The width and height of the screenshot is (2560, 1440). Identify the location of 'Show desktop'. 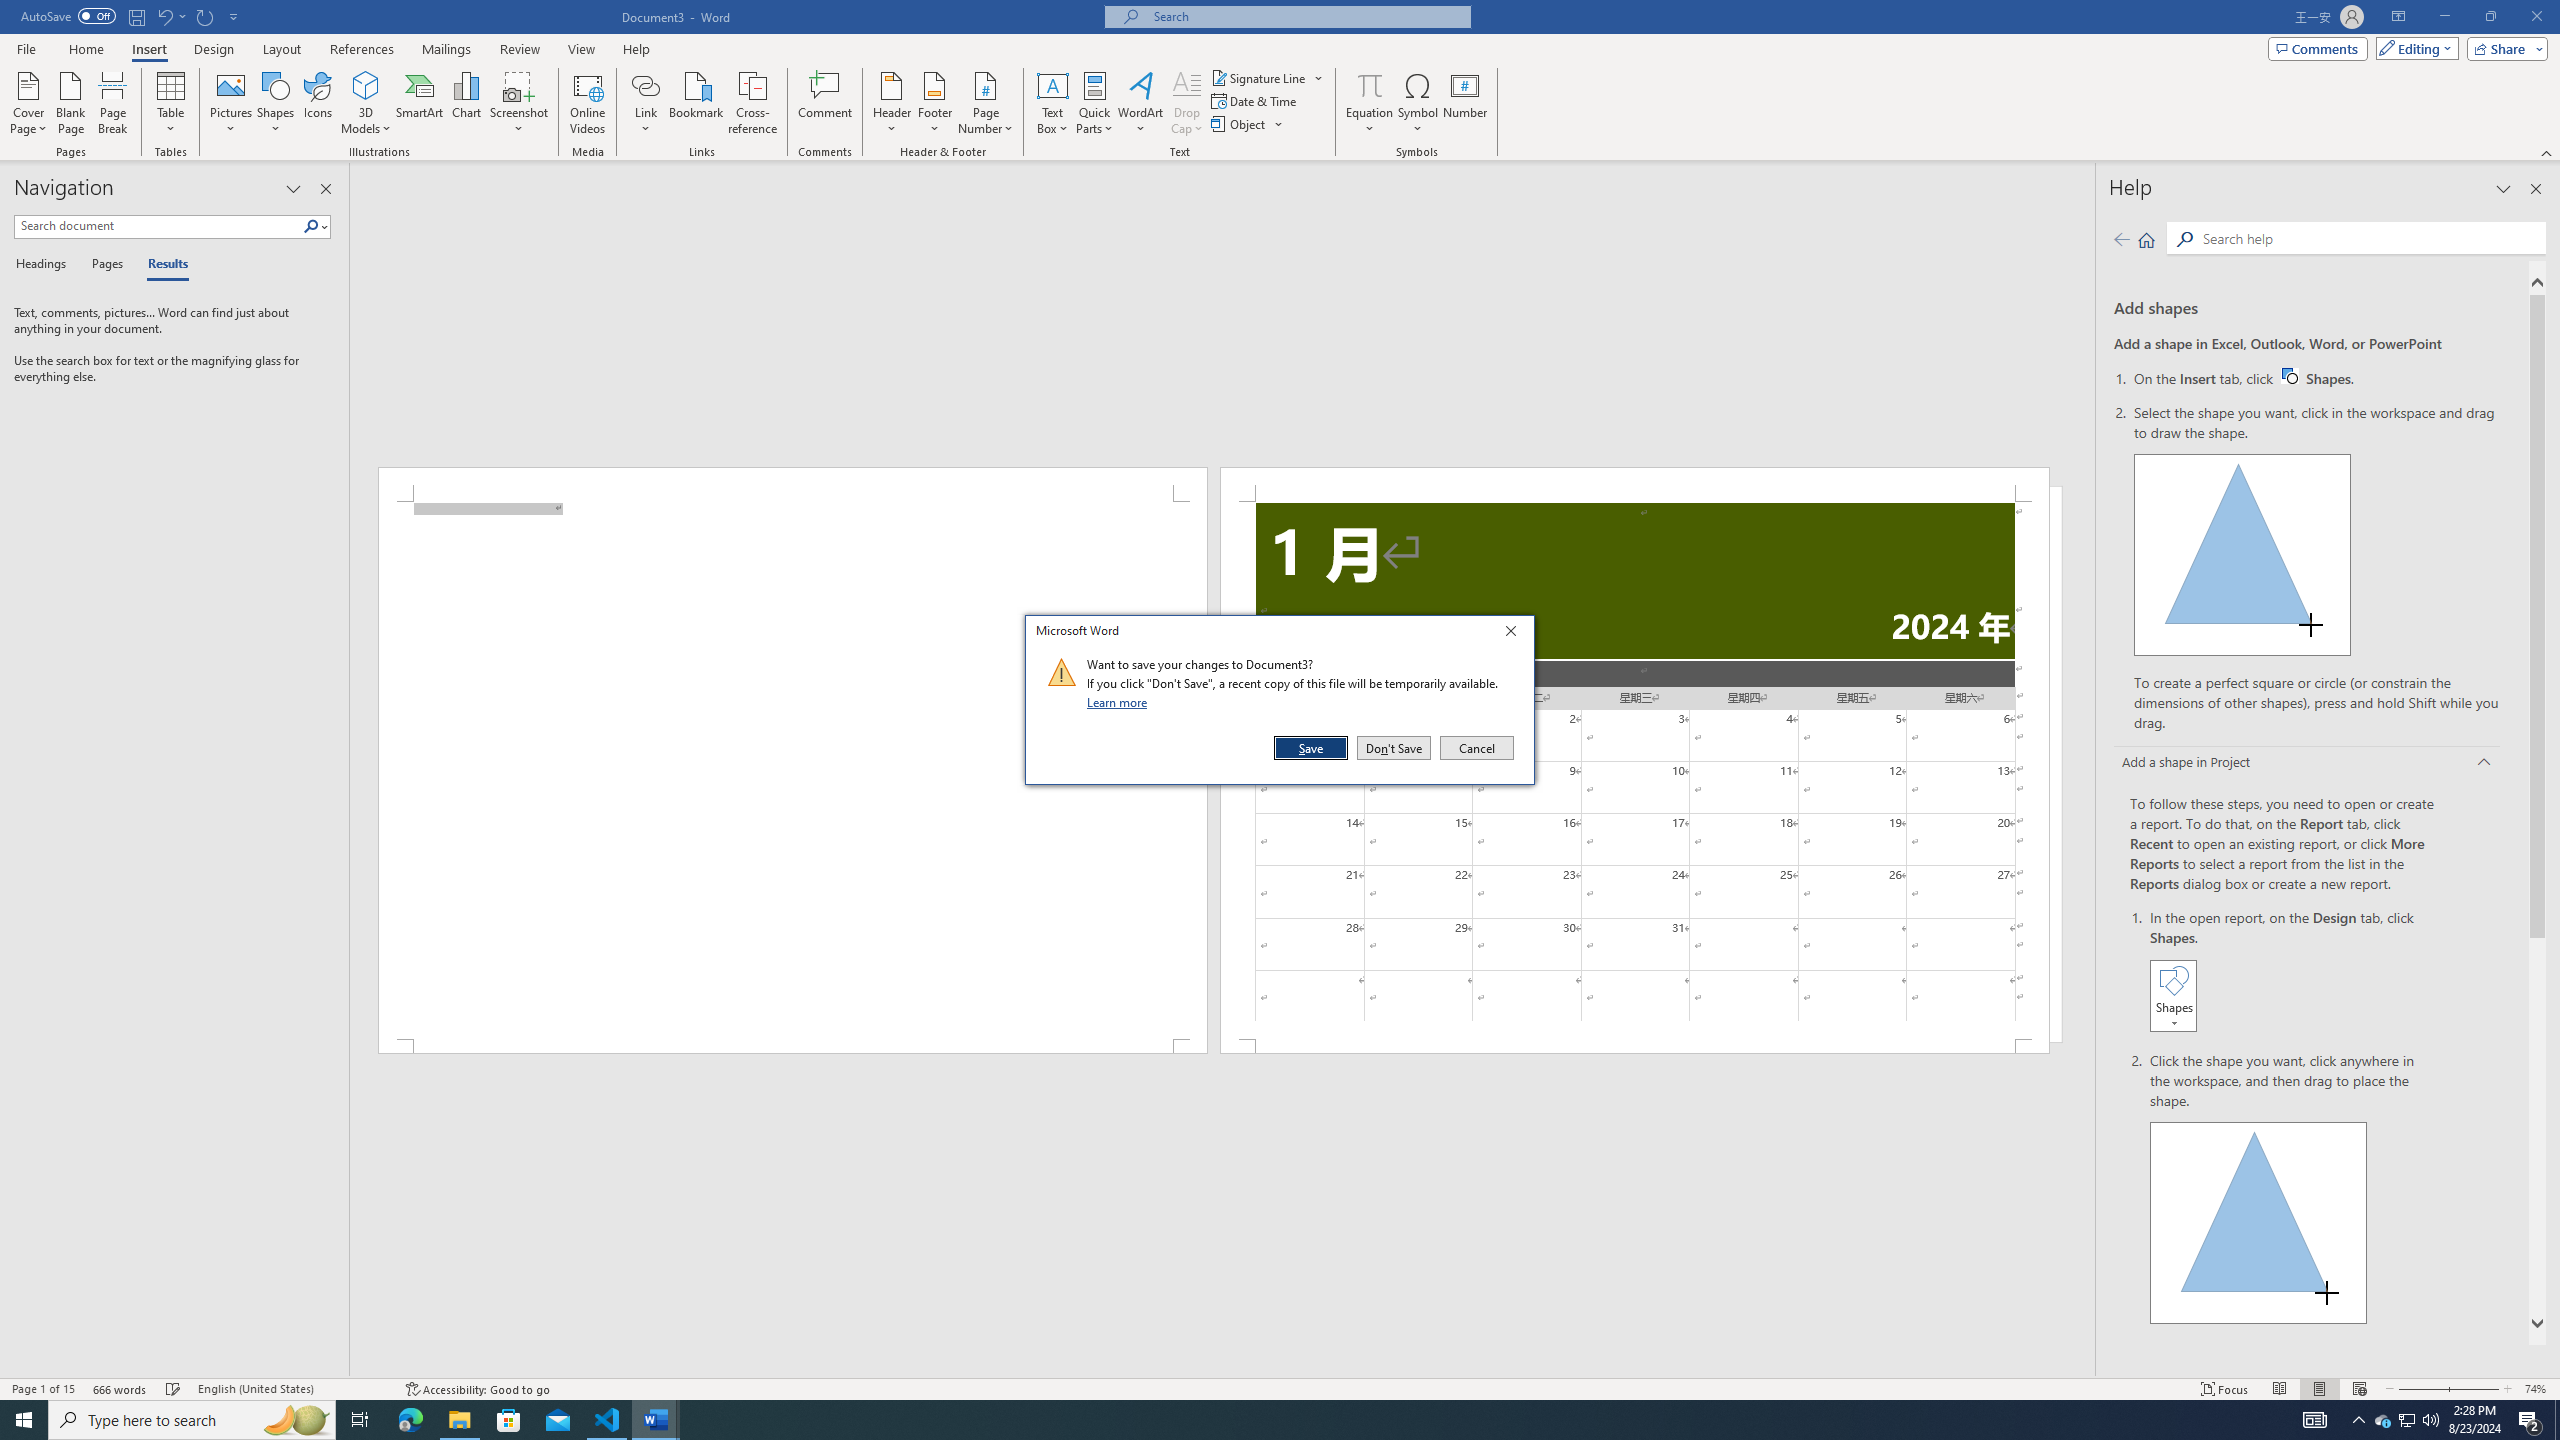
(2556, 1418).